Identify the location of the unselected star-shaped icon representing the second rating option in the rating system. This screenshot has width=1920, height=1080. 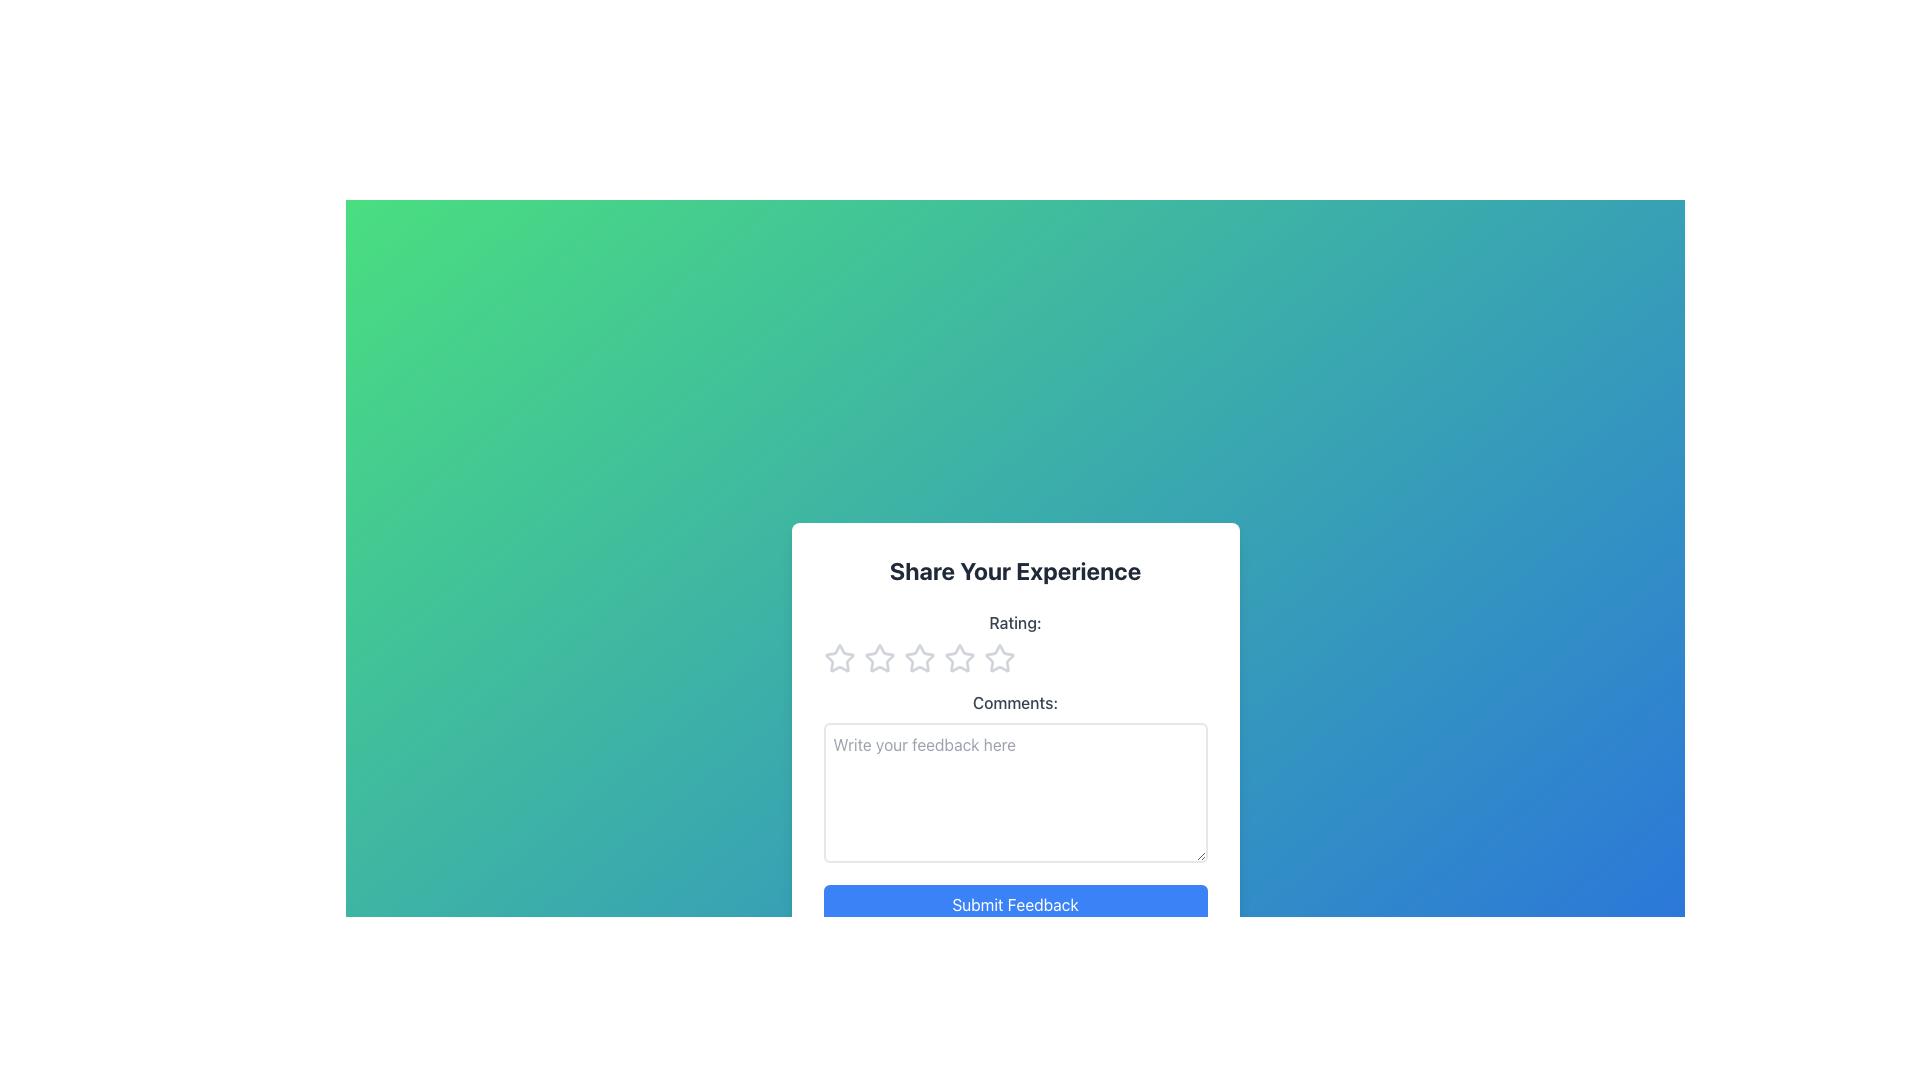
(958, 658).